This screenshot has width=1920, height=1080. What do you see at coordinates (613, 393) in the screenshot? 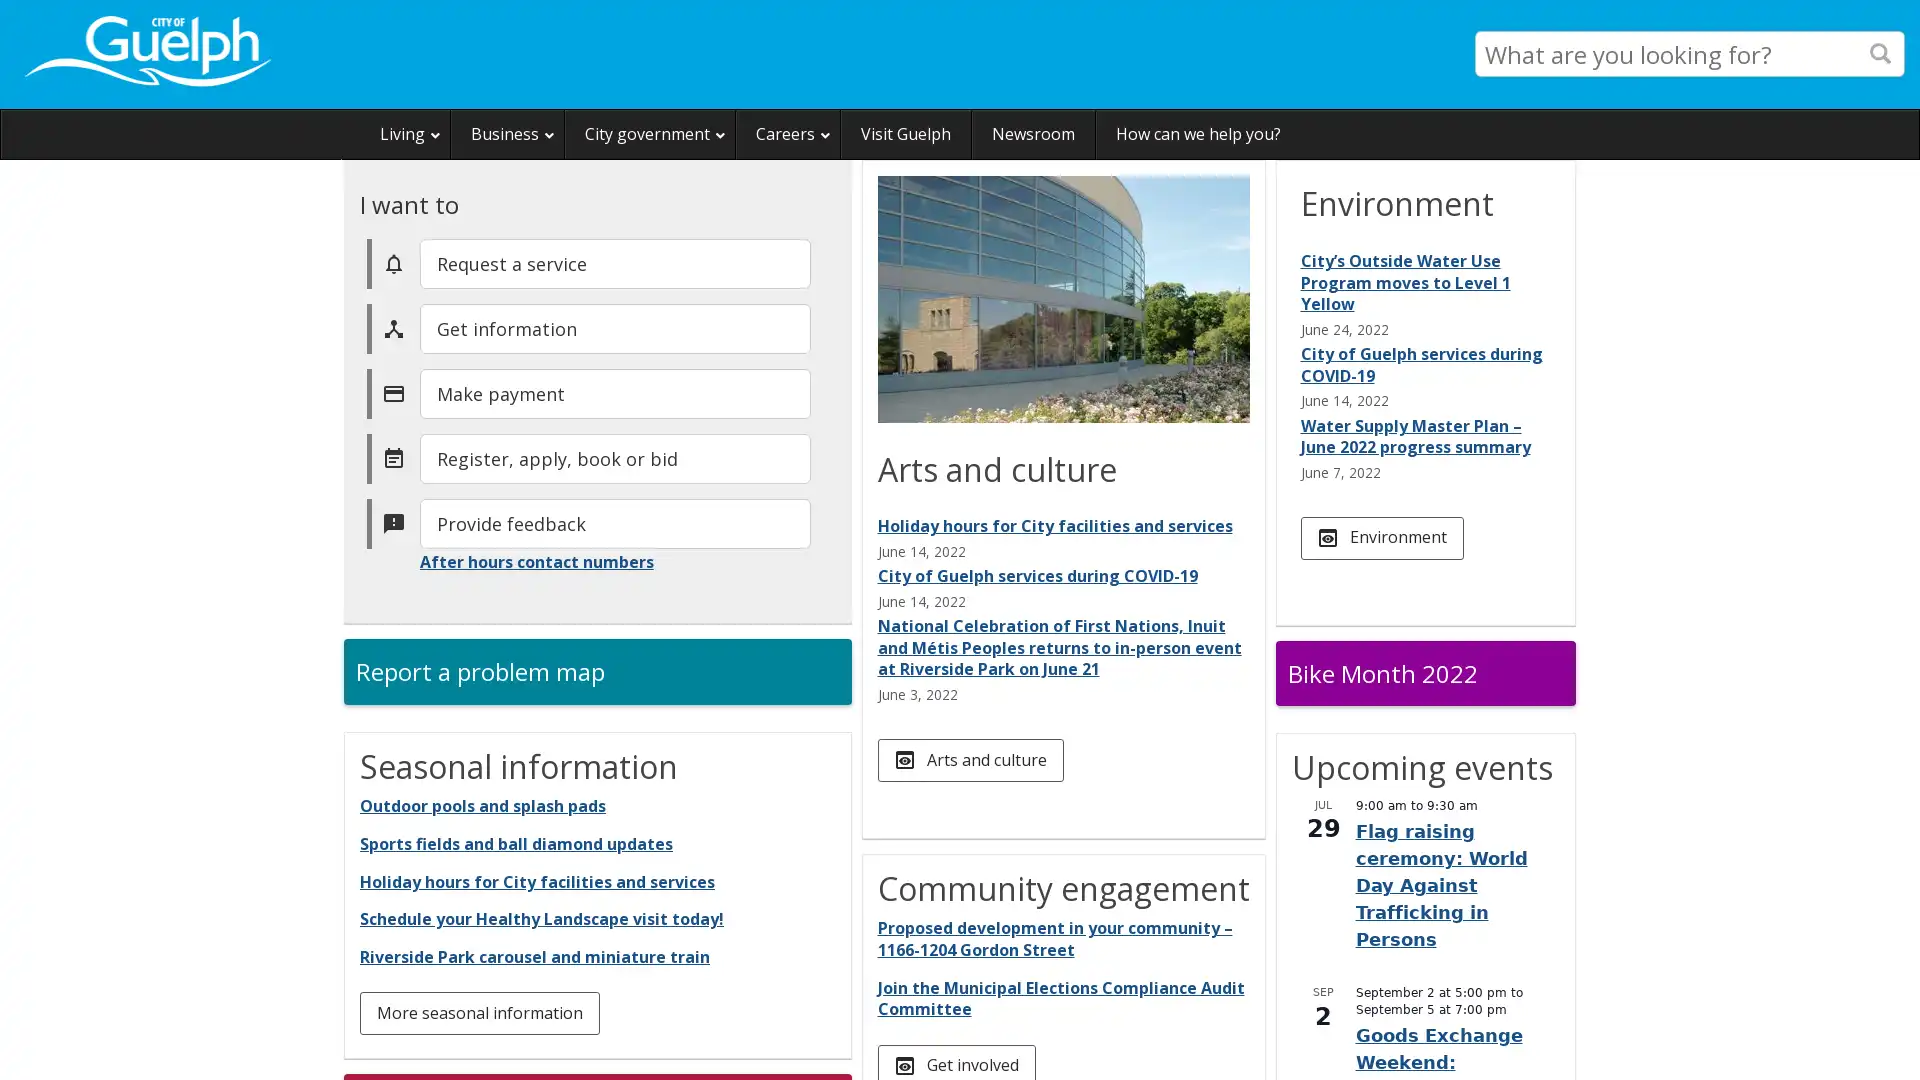
I see `Make payment` at bounding box center [613, 393].